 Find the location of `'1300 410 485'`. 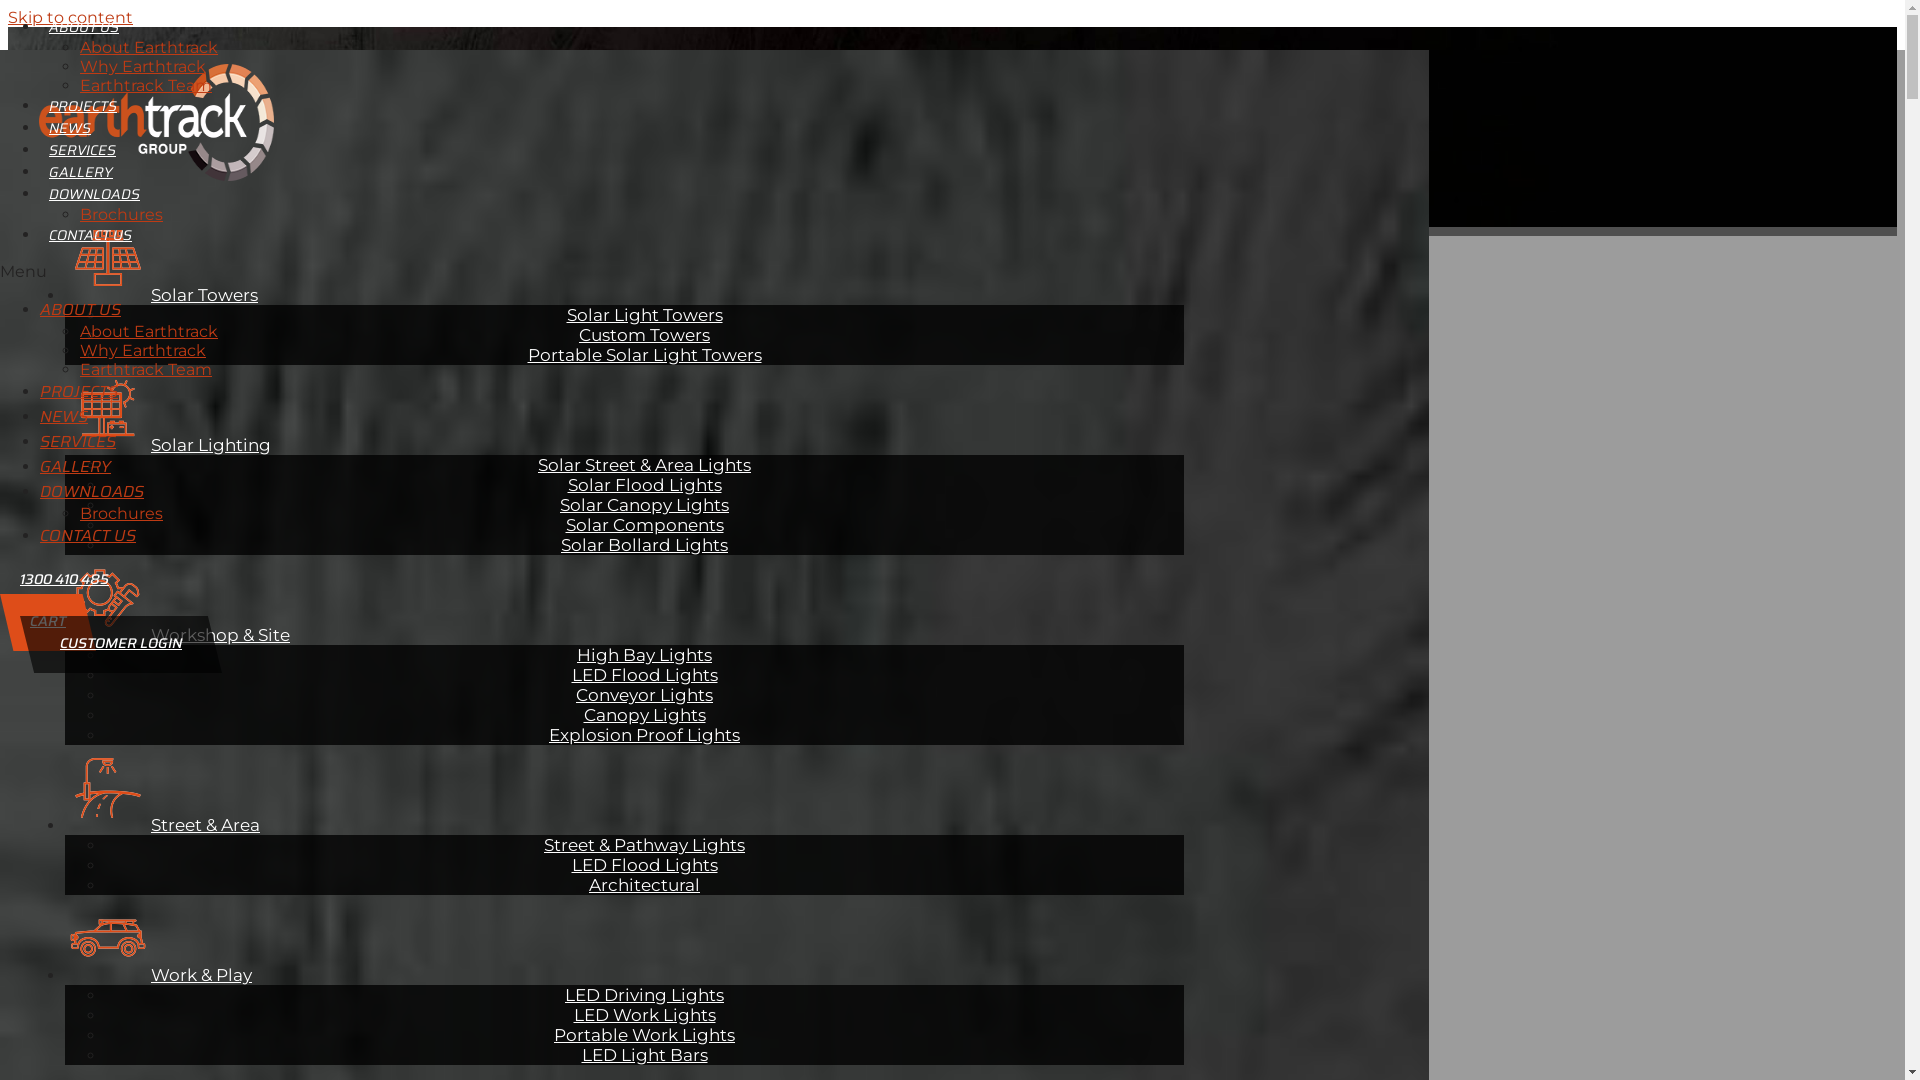

'1300 410 485' is located at coordinates (64, 578).